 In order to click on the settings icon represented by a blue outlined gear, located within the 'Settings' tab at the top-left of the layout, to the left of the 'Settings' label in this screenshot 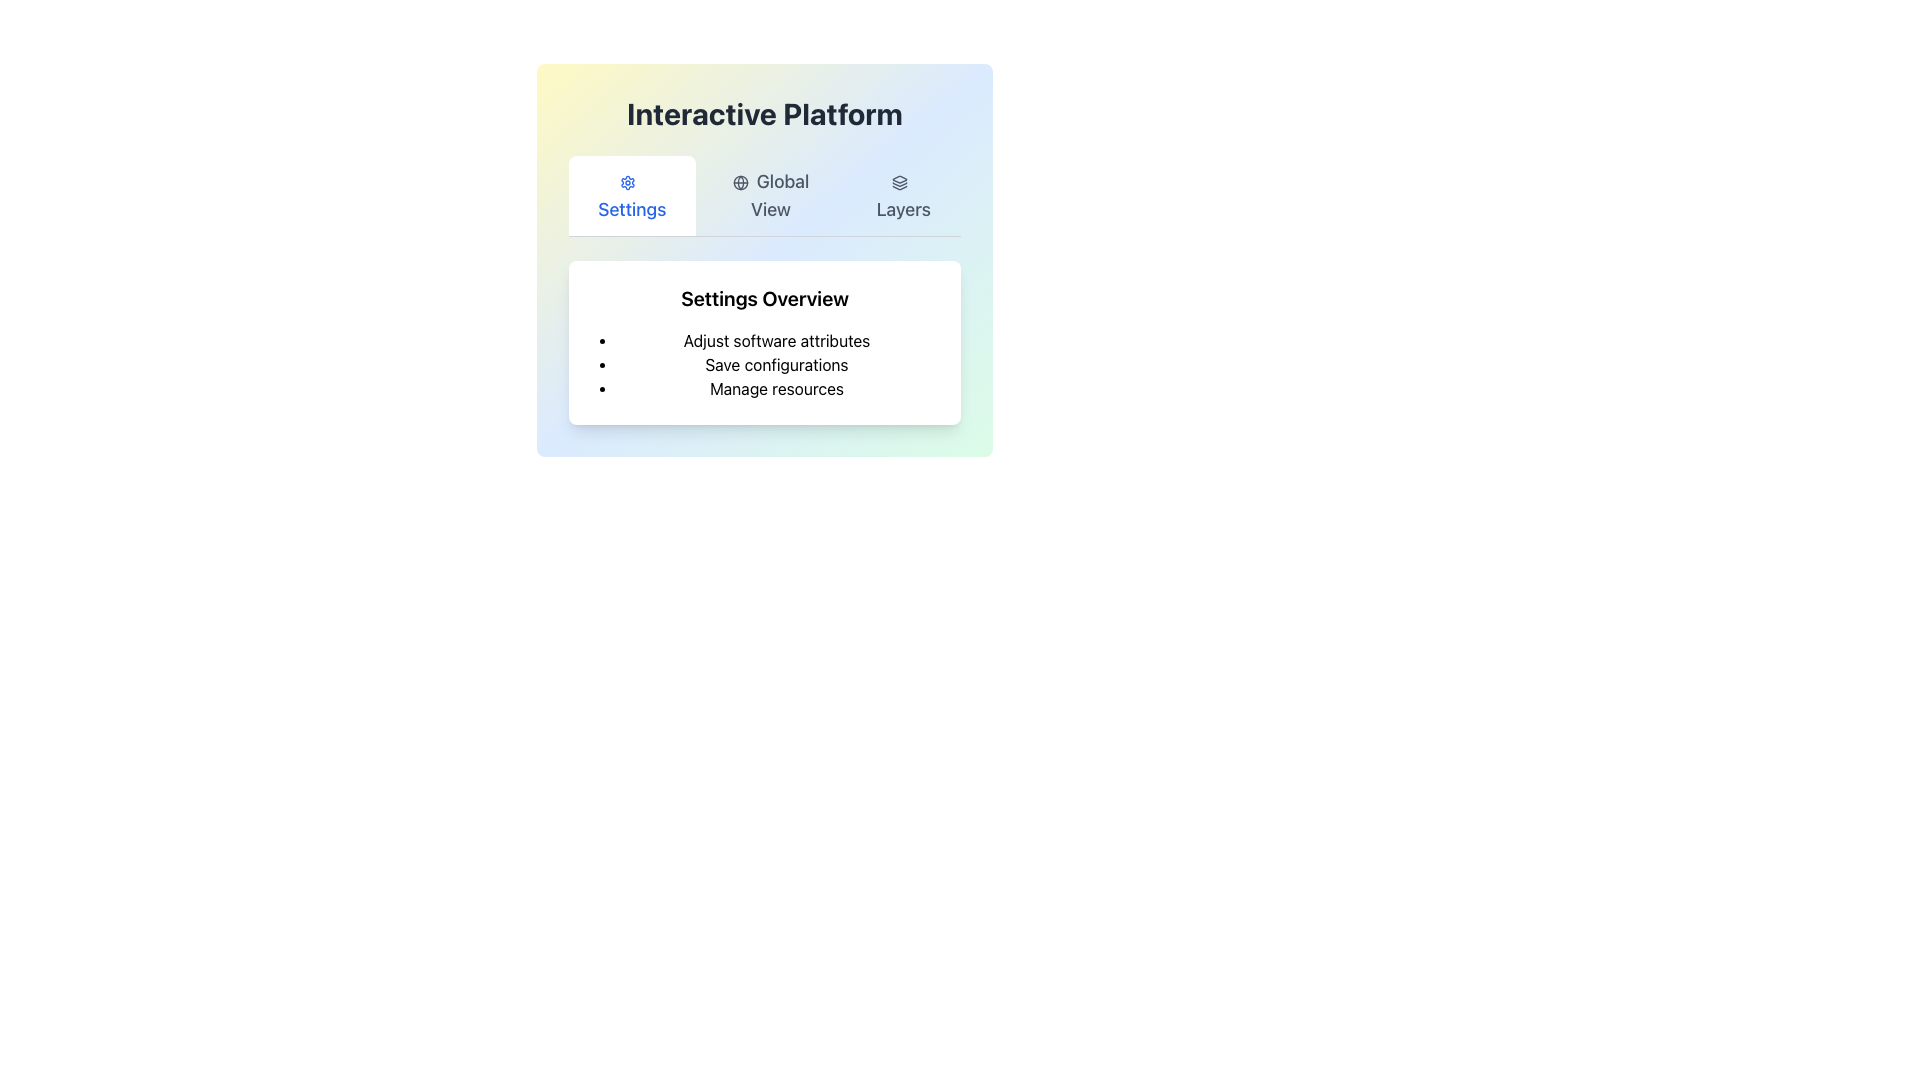, I will do `click(627, 183)`.